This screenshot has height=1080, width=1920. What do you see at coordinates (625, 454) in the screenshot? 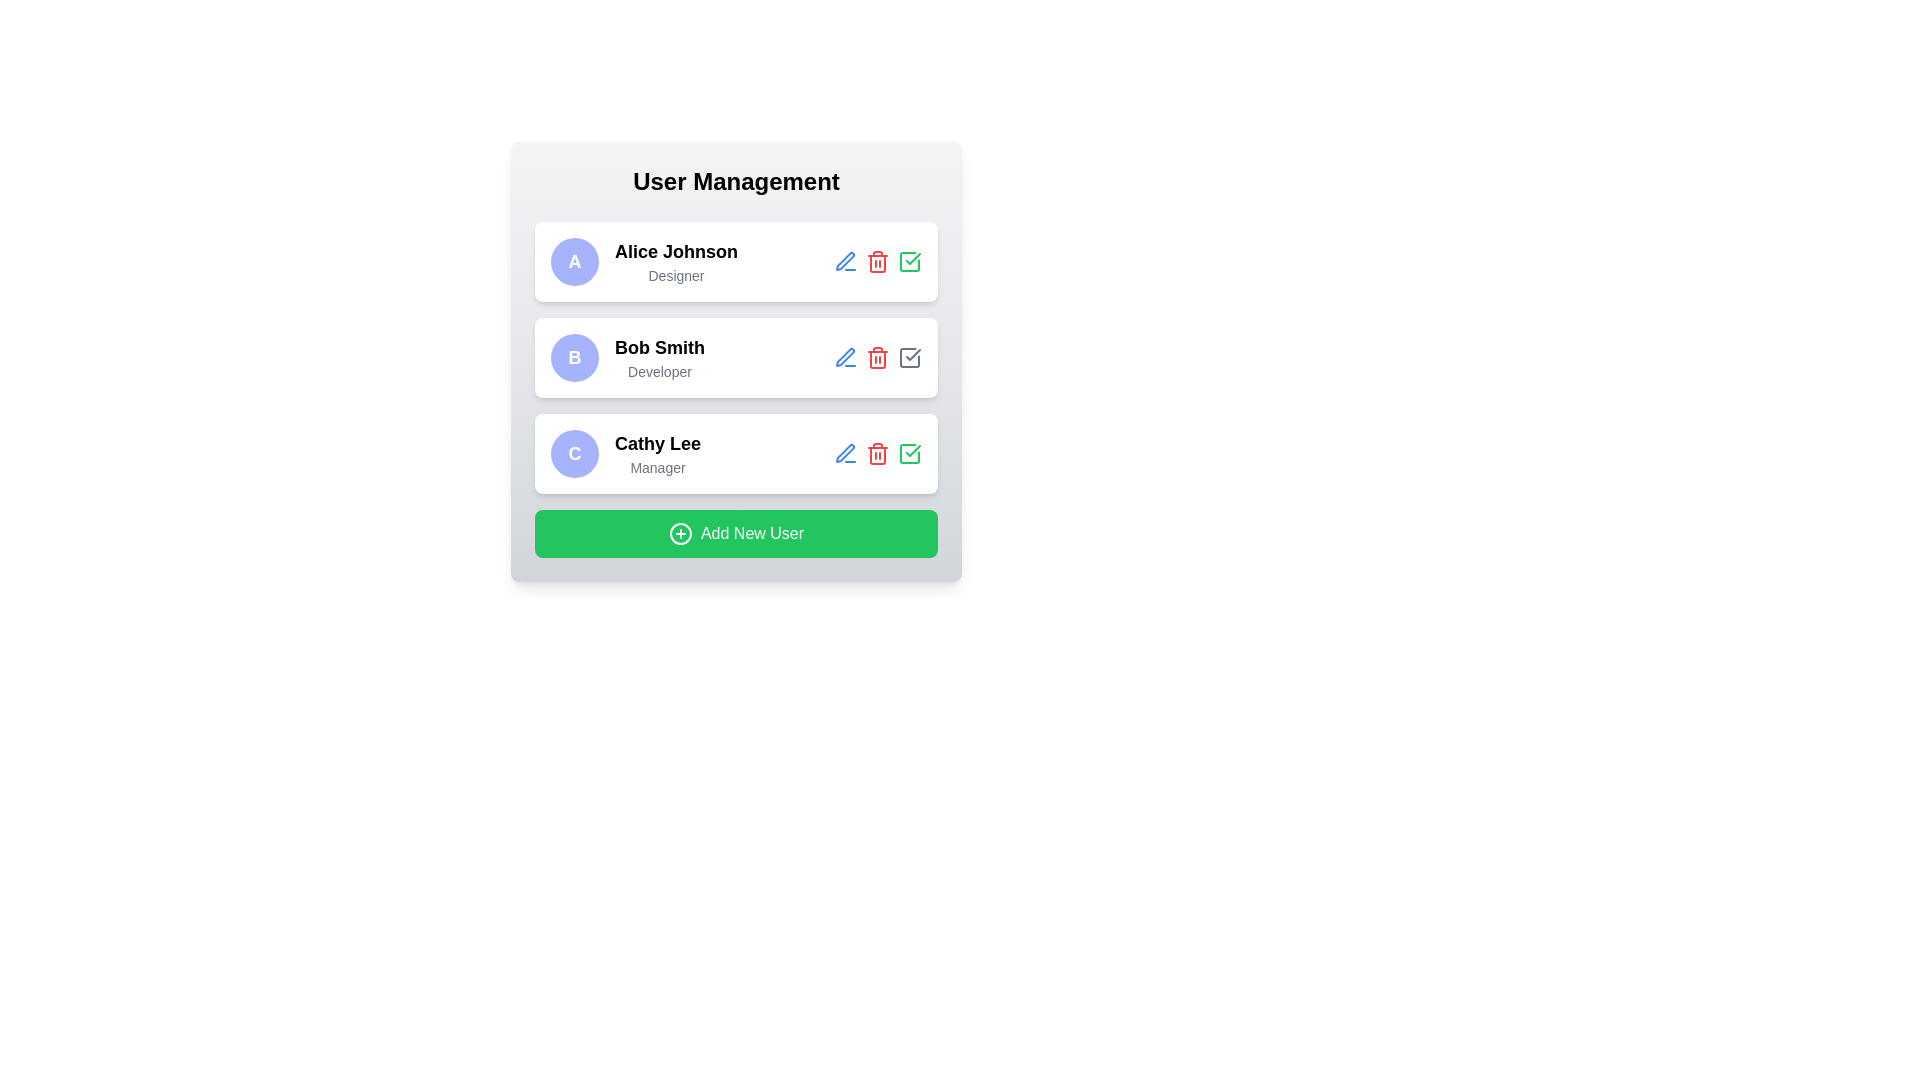
I see `the user card for 'Cathy Lee', which contains a circular avatar with a purple background and the letter 'C', followed by the name 'Cathy Lee' in bold and the role 'Manager' below it` at bounding box center [625, 454].